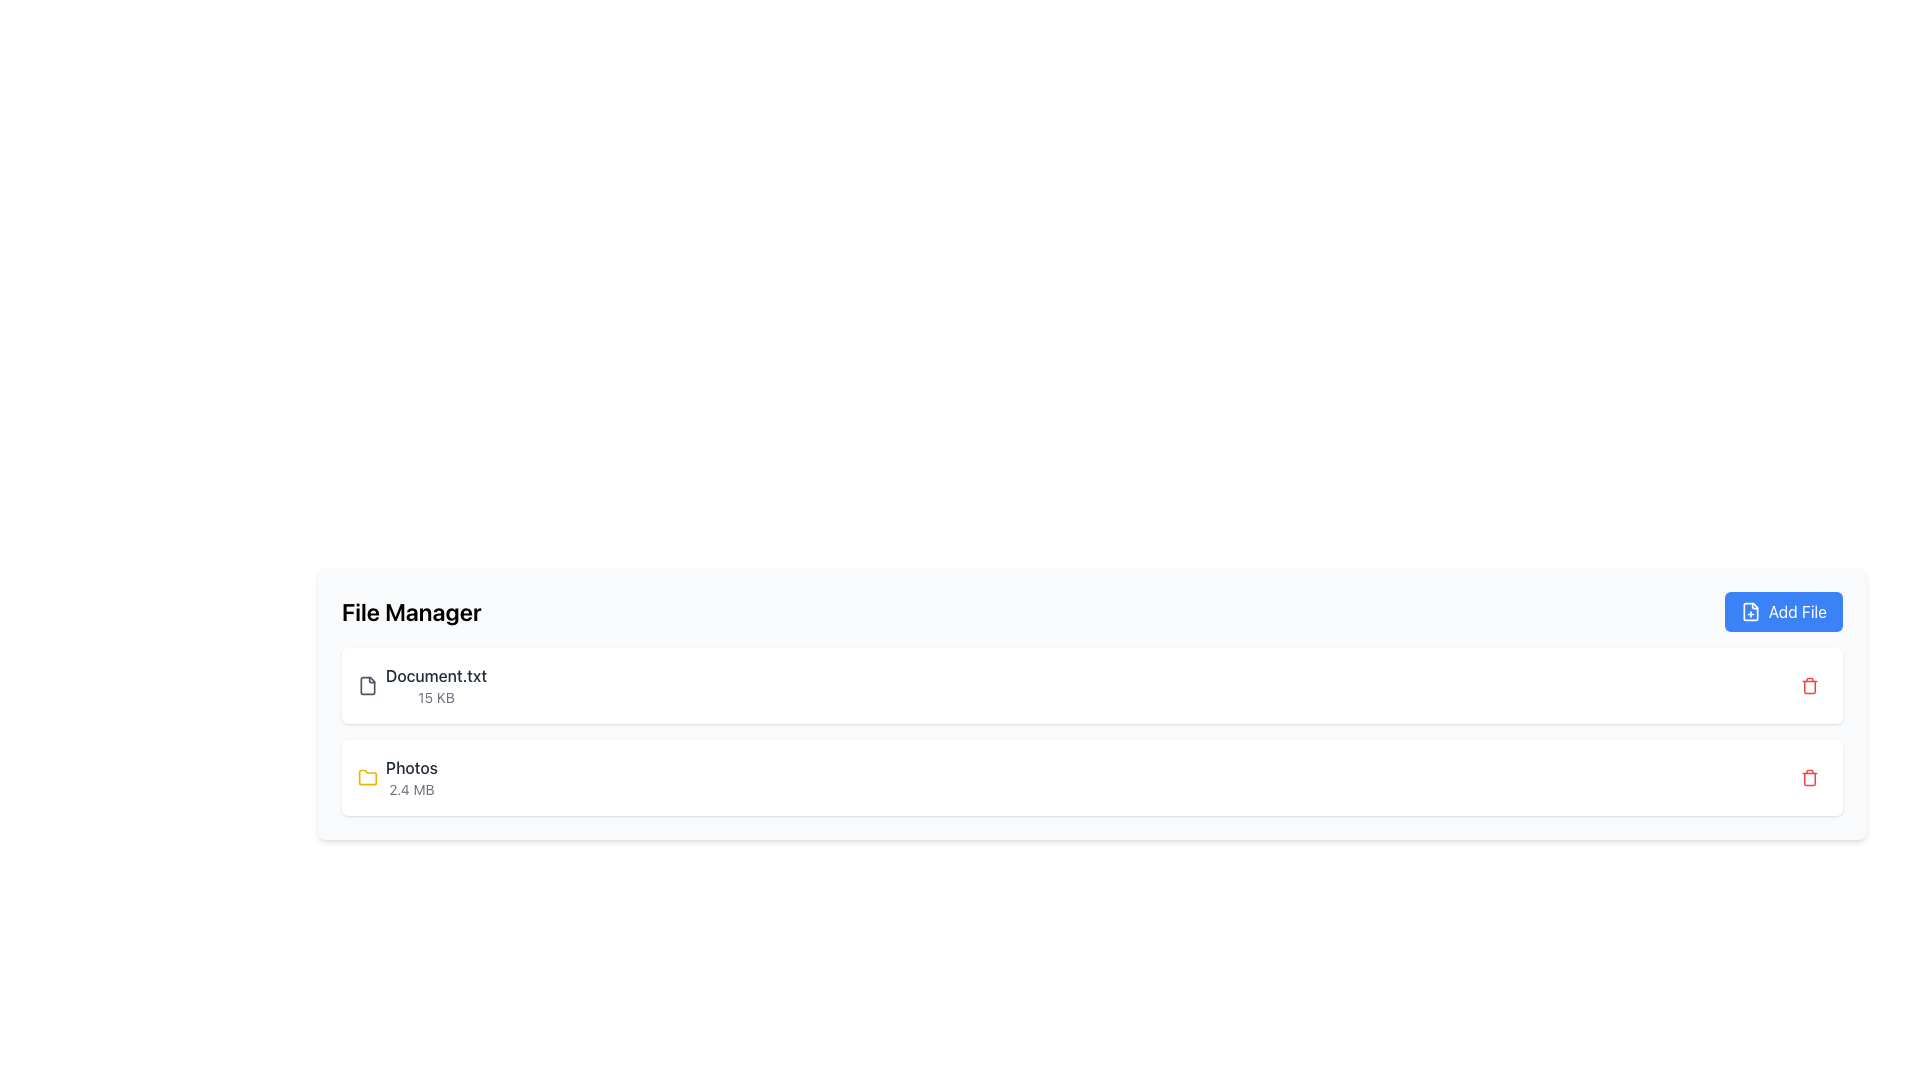 The width and height of the screenshot is (1920, 1080). What do you see at coordinates (368, 685) in the screenshot?
I see `the file icon located` at bounding box center [368, 685].